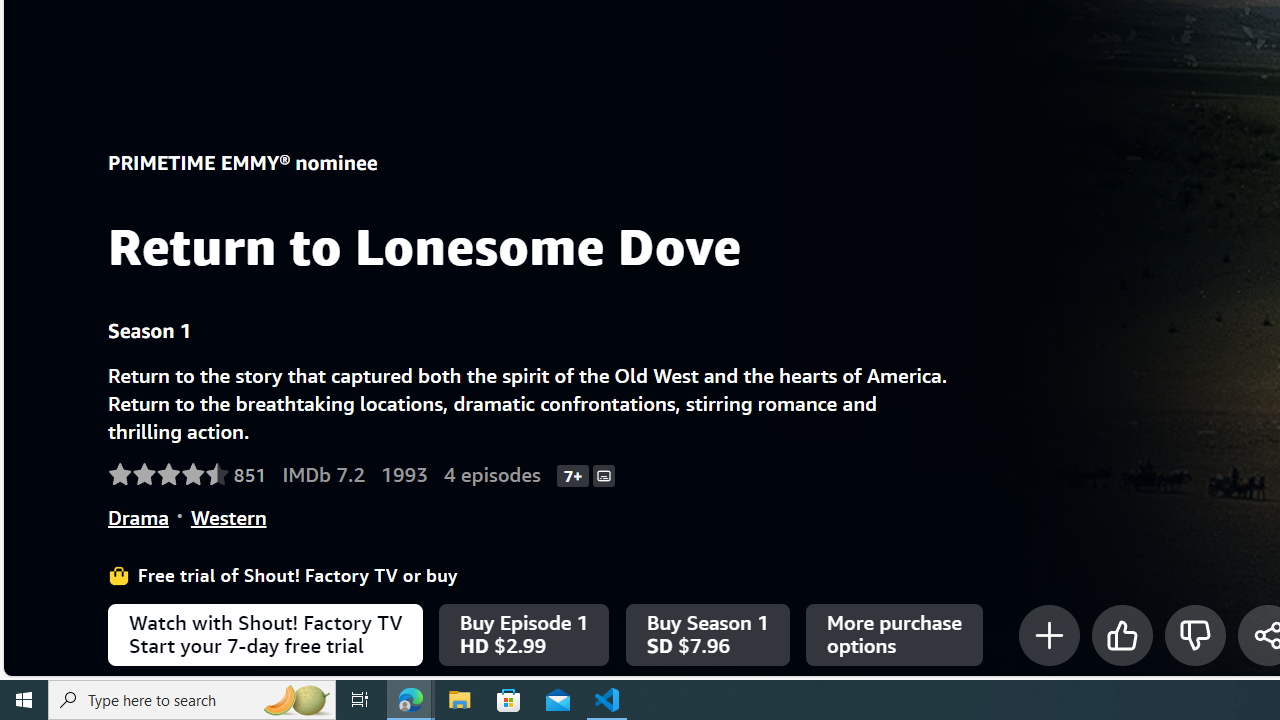 The width and height of the screenshot is (1280, 720). I want to click on 'Rated 4.6 out of 5 stars by 851 Amazon customers.', so click(187, 475).